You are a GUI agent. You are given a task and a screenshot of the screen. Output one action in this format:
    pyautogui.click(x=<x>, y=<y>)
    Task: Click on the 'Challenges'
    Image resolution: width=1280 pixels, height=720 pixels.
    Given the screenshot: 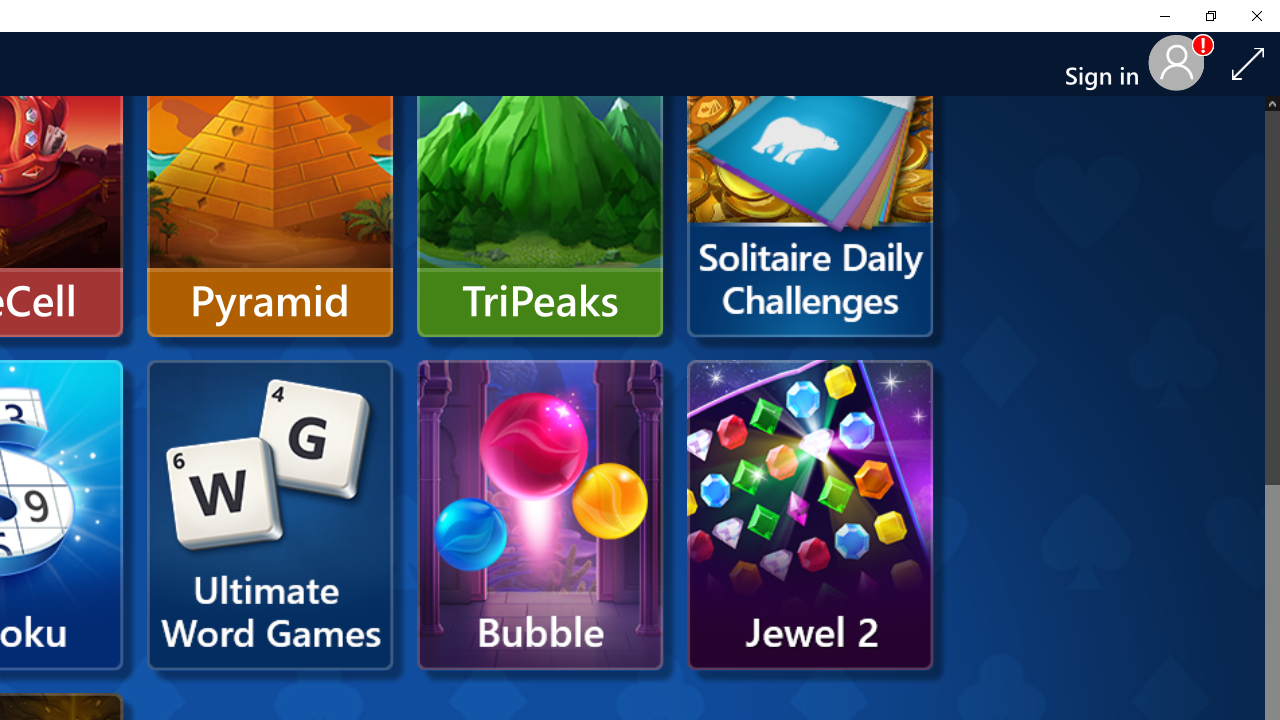 What is the action you would take?
    pyautogui.click(x=810, y=182)
    